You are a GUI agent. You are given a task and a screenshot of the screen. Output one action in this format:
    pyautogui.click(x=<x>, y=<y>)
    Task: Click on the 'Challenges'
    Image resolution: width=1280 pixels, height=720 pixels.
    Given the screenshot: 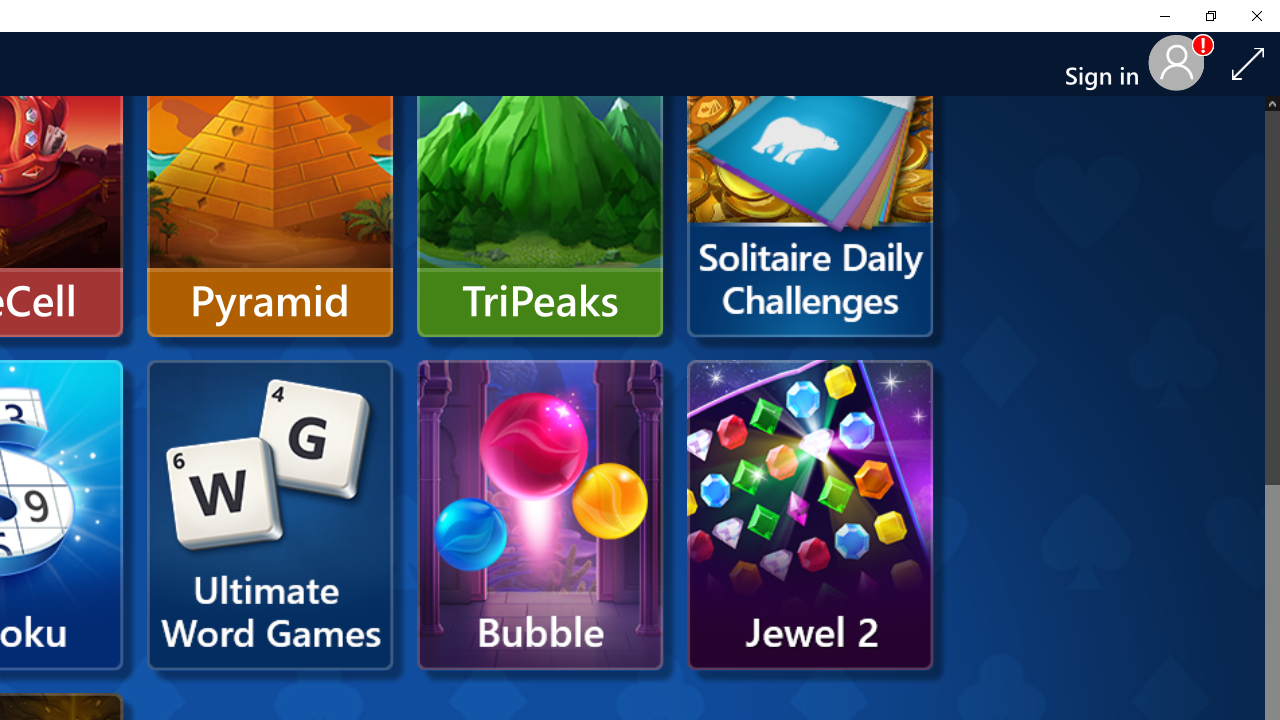 What is the action you would take?
    pyautogui.click(x=810, y=182)
    